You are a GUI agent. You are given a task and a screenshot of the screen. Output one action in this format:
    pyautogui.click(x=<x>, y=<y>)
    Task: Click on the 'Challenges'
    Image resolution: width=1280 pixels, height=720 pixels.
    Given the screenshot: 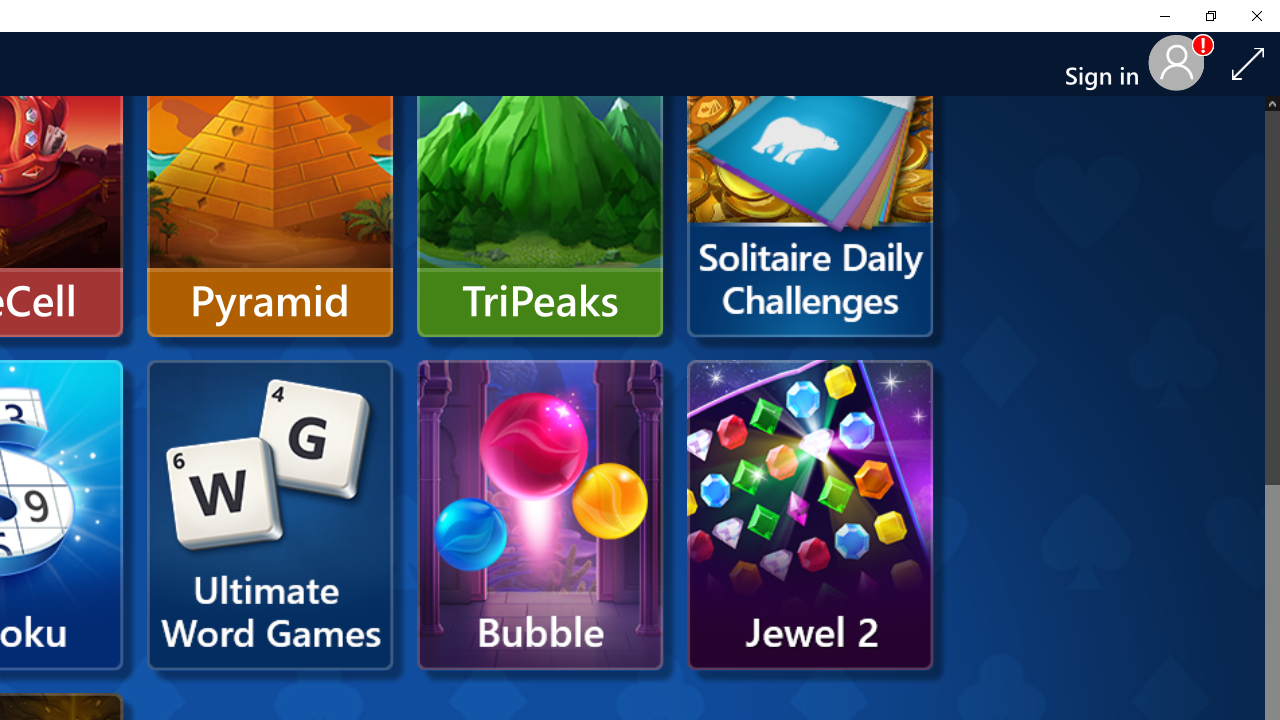 What is the action you would take?
    pyautogui.click(x=810, y=182)
    